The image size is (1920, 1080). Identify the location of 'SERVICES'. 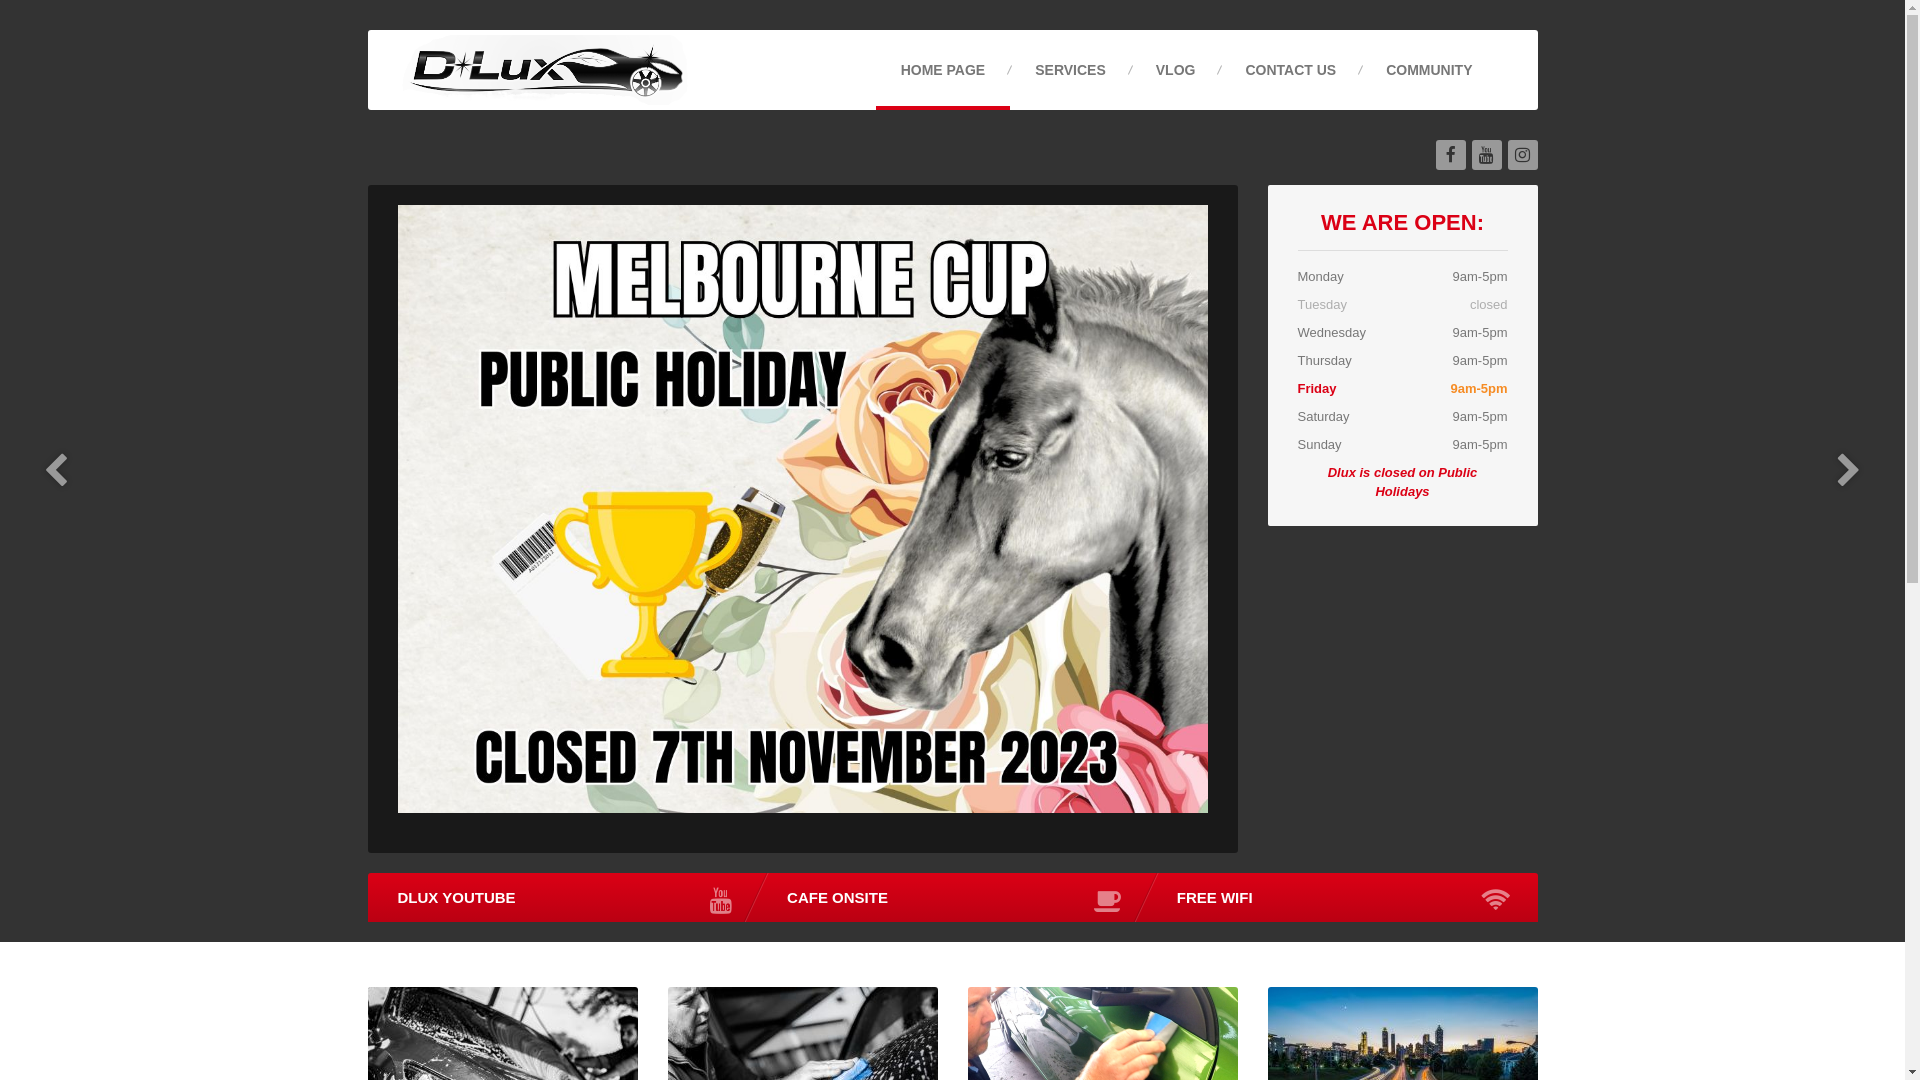
(1009, 68).